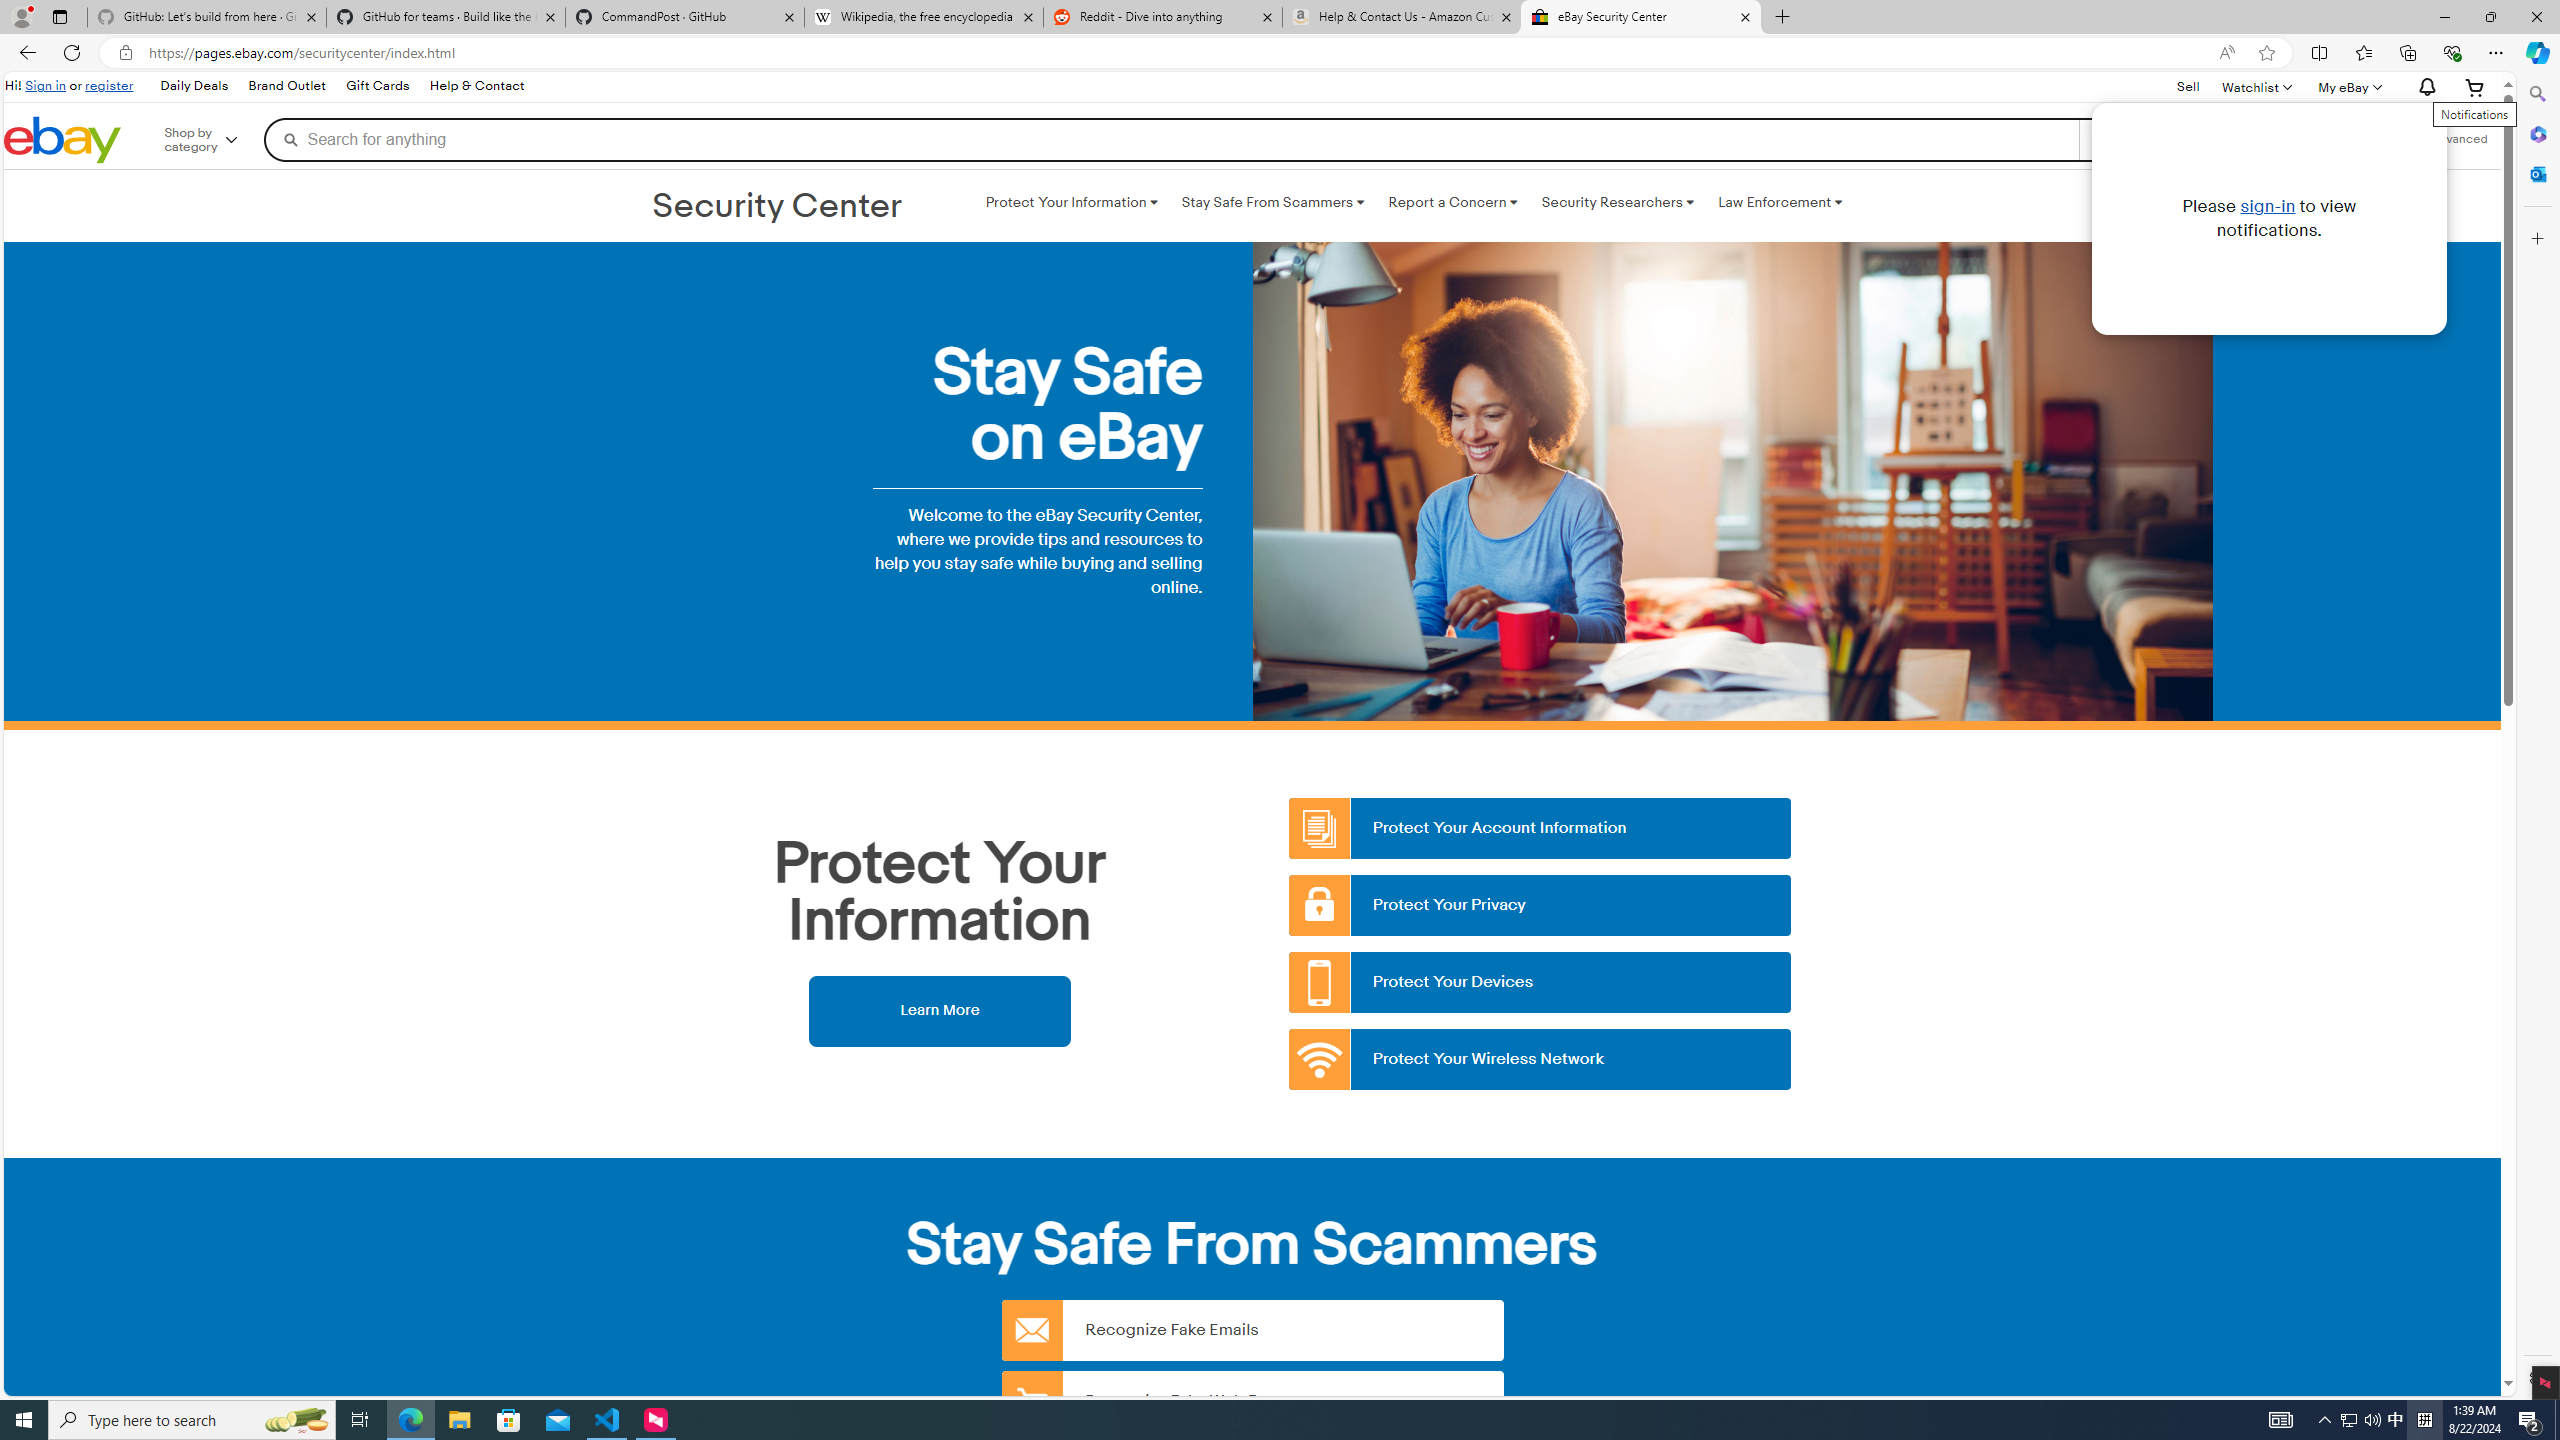  What do you see at coordinates (924, 16) in the screenshot?
I see `'Wikipedia, the free encyclopedia'` at bounding box center [924, 16].